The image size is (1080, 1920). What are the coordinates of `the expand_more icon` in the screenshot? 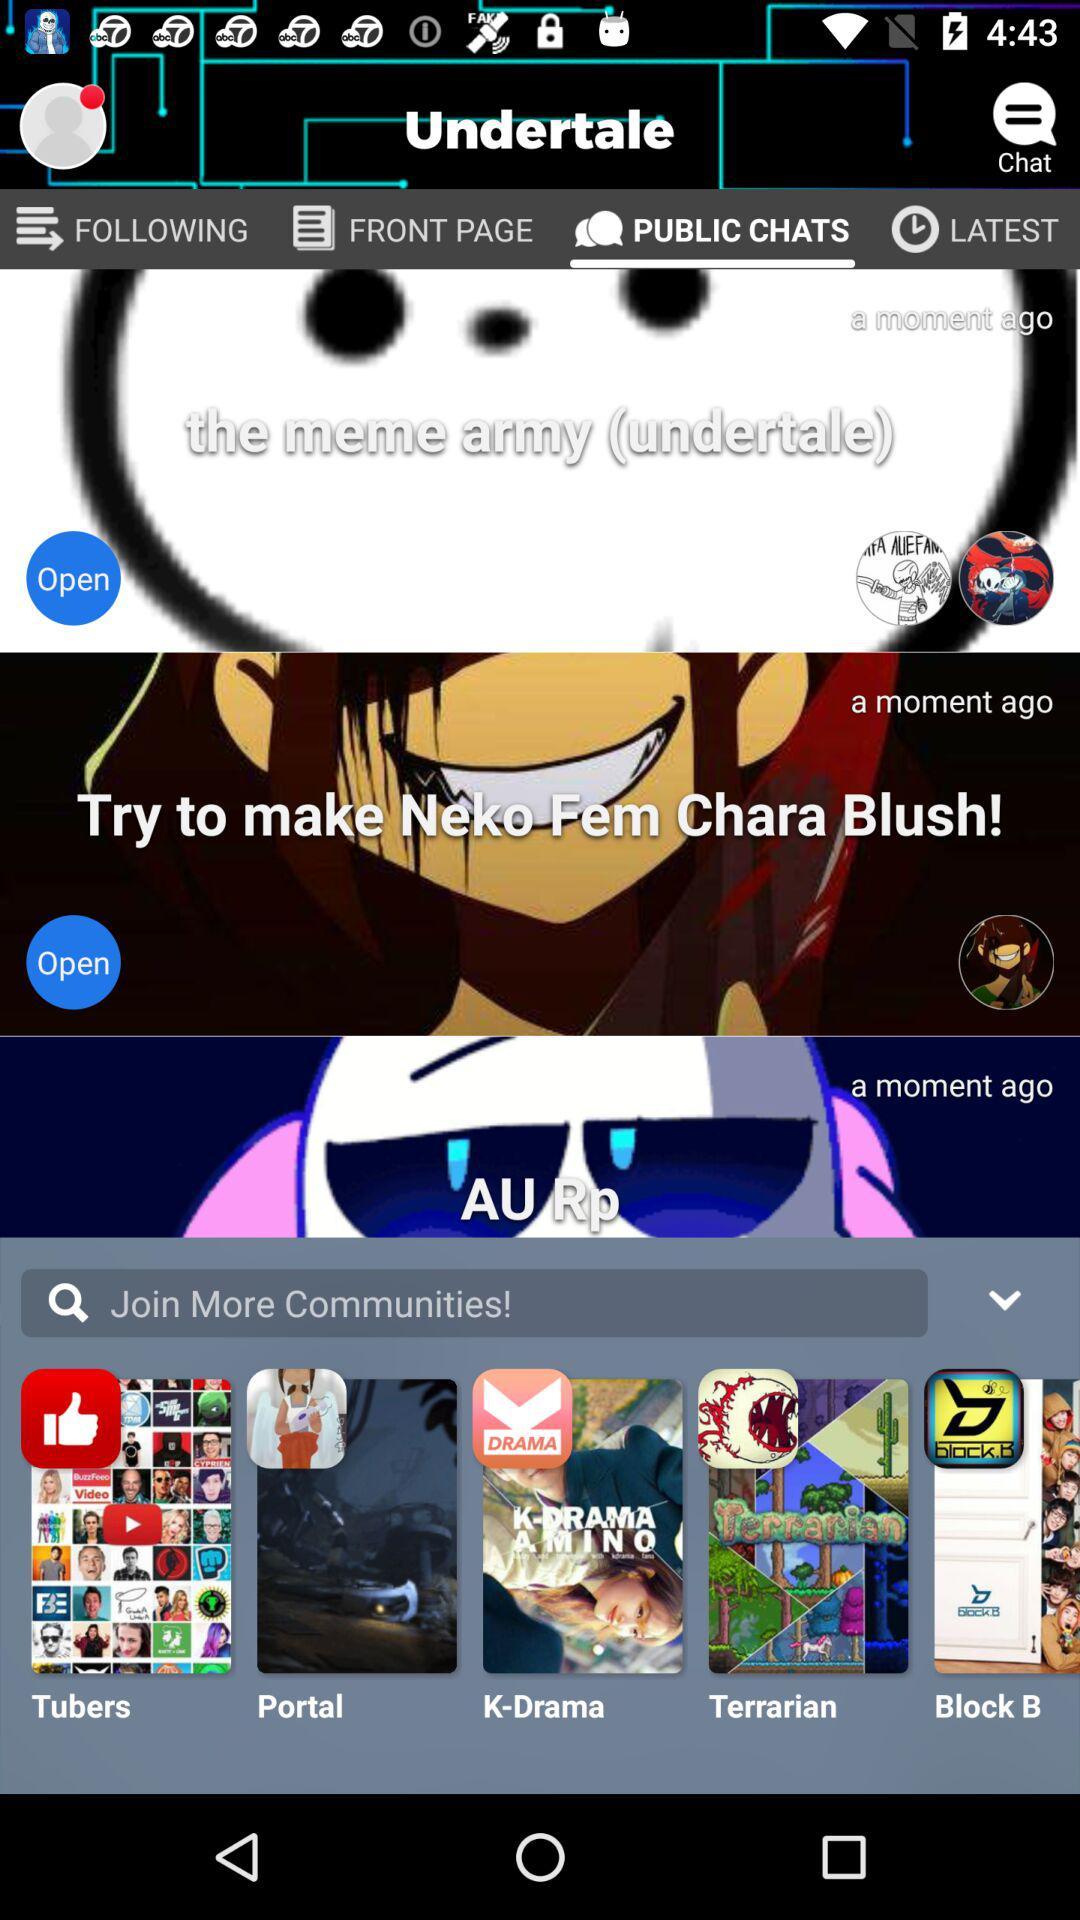 It's located at (1003, 1297).